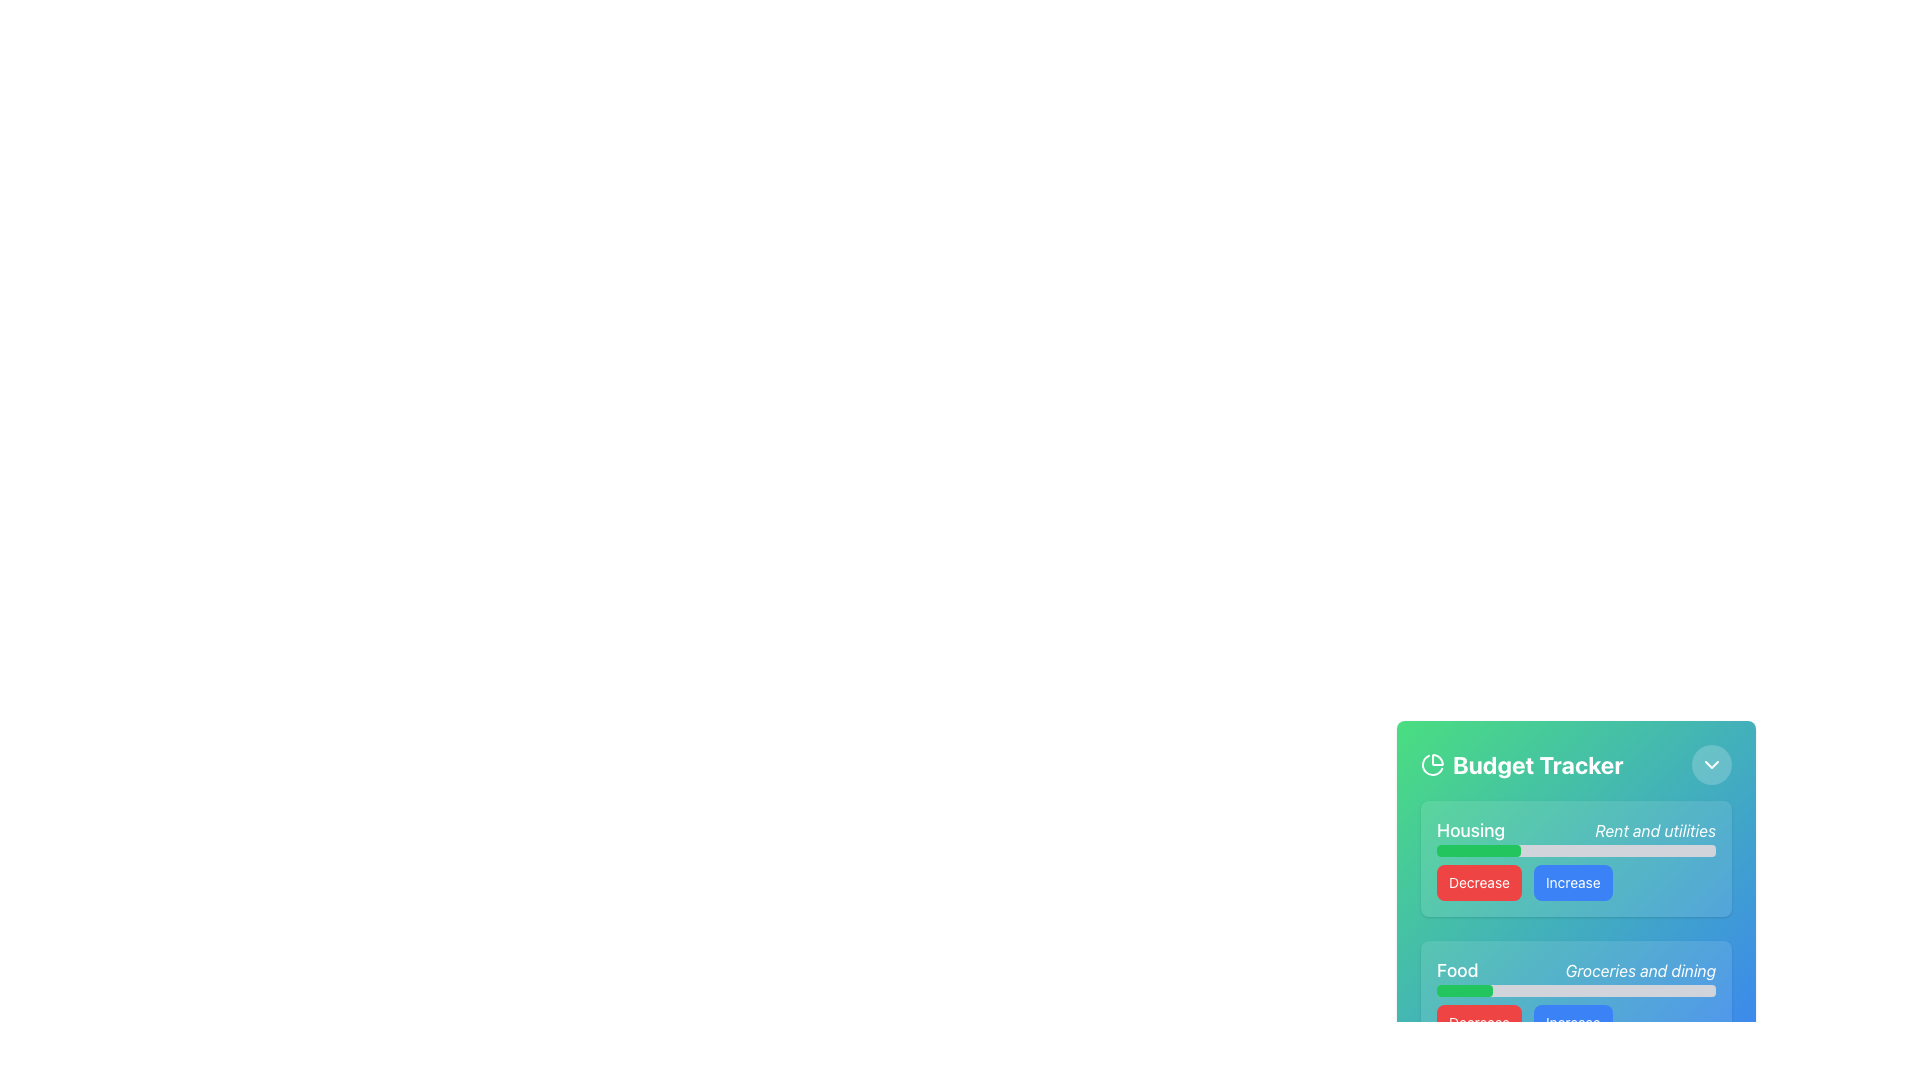 This screenshot has width=1920, height=1080. What do you see at coordinates (1711, 764) in the screenshot?
I see `the circular button containing a downward-pointing chevron icon within the 'Budget Tracker' panel to observe any hover effects` at bounding box center [1711, 764].